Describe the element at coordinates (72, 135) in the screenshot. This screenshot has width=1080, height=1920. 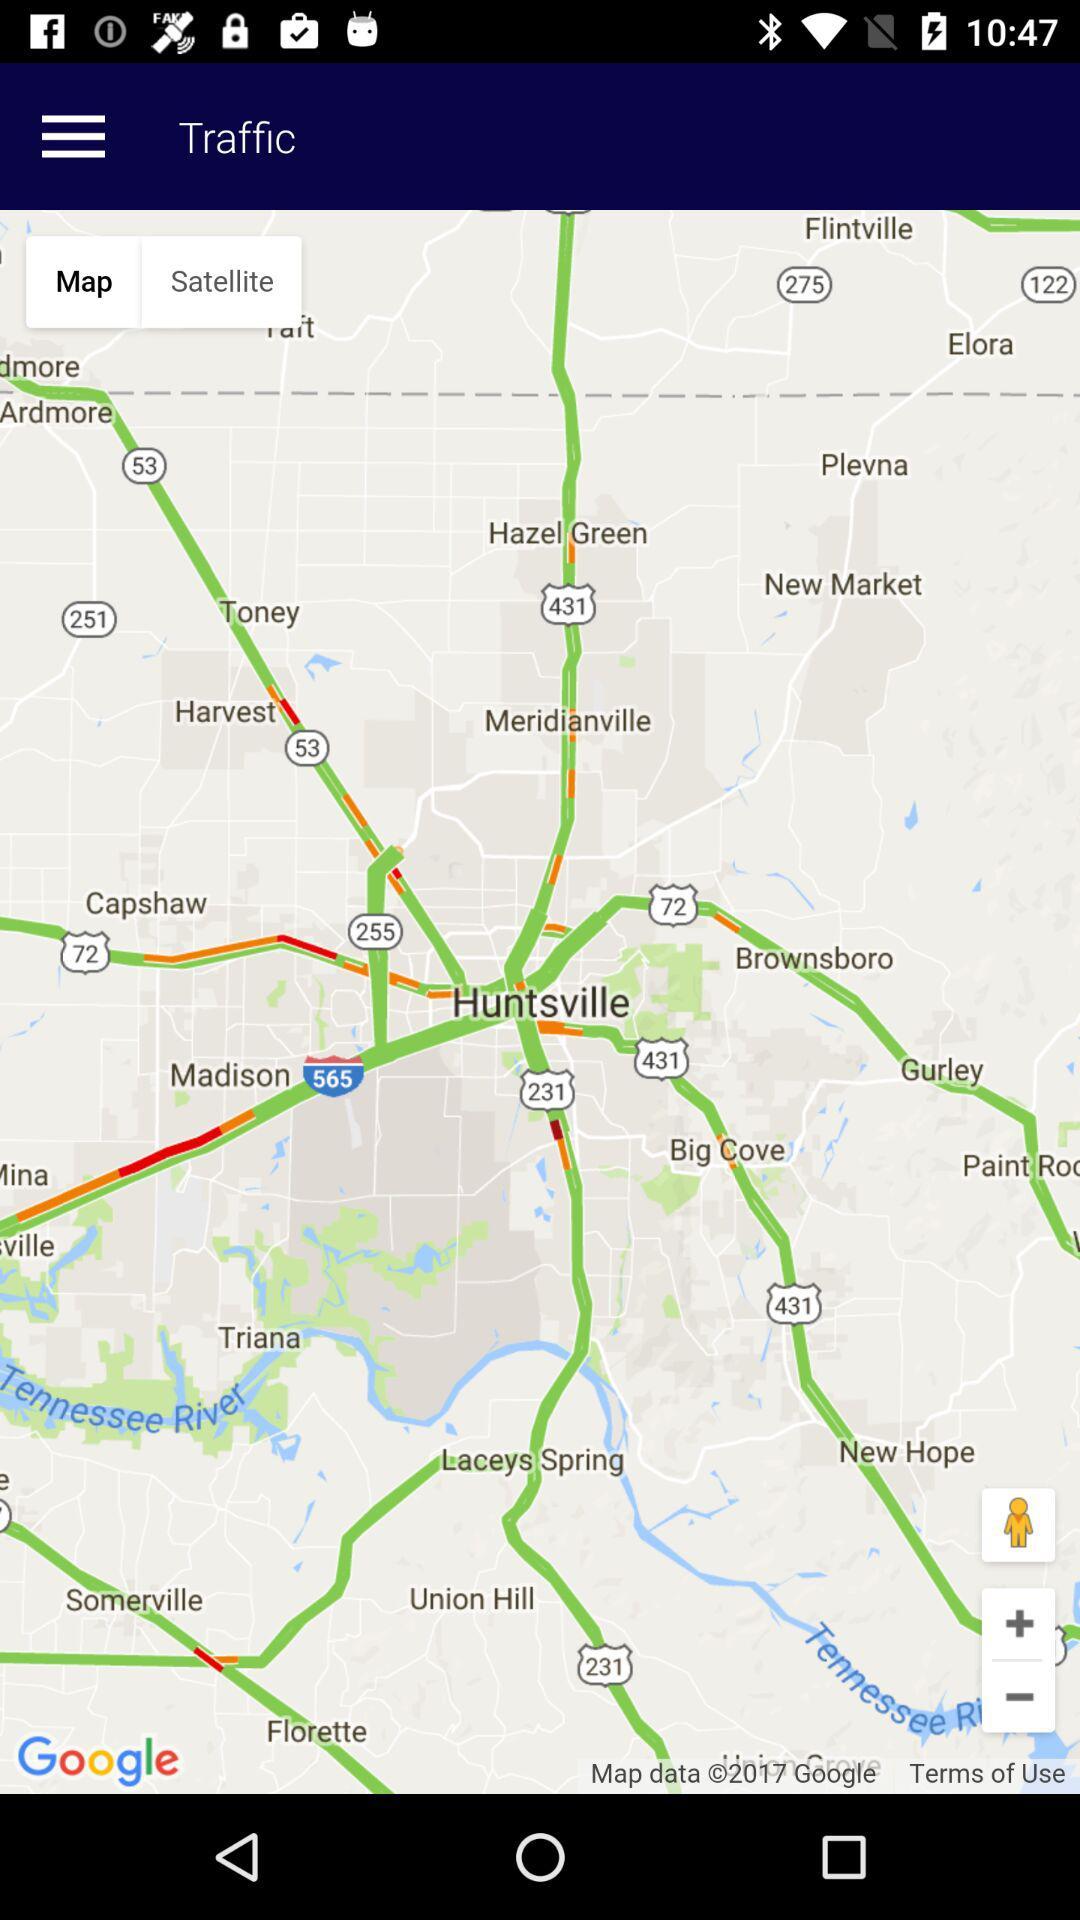
I see `the menu` at that location.